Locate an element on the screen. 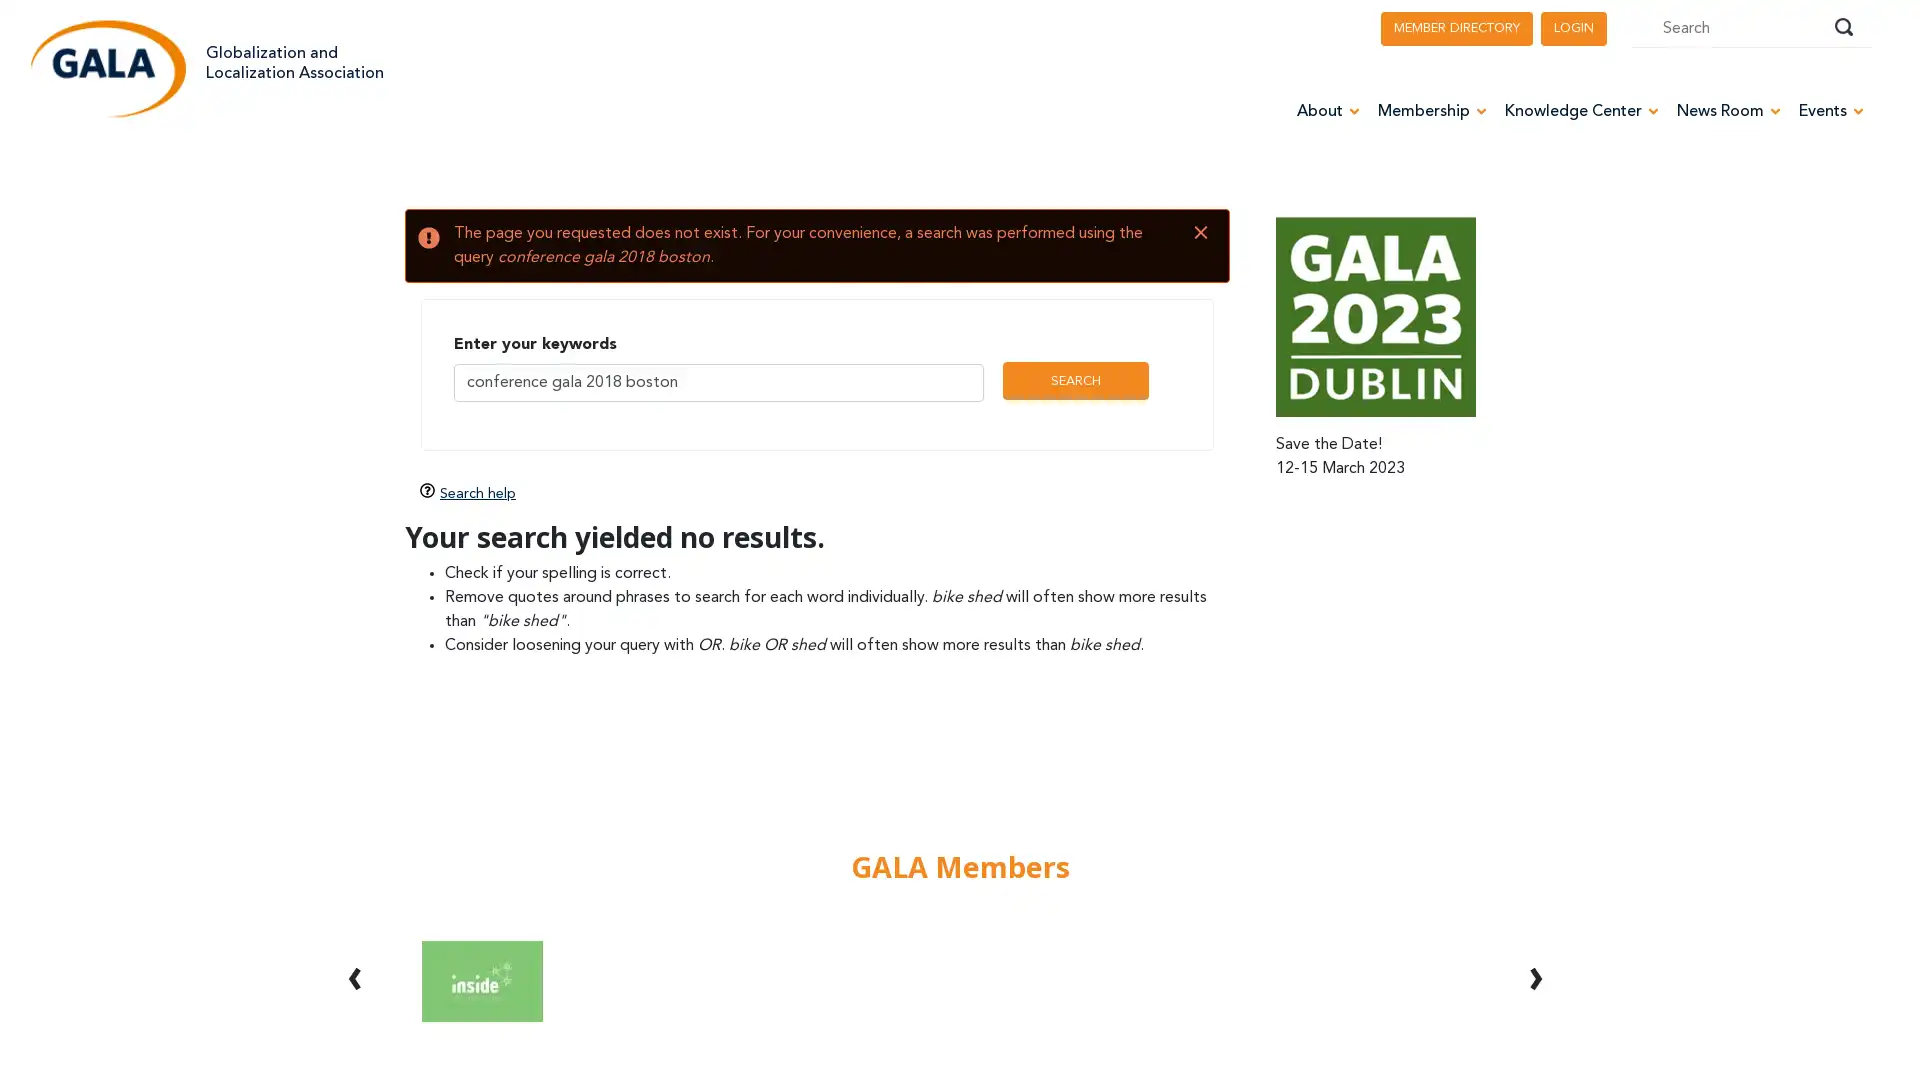  MEMBER DIRECTORY is located at coordinates (1457, 28).